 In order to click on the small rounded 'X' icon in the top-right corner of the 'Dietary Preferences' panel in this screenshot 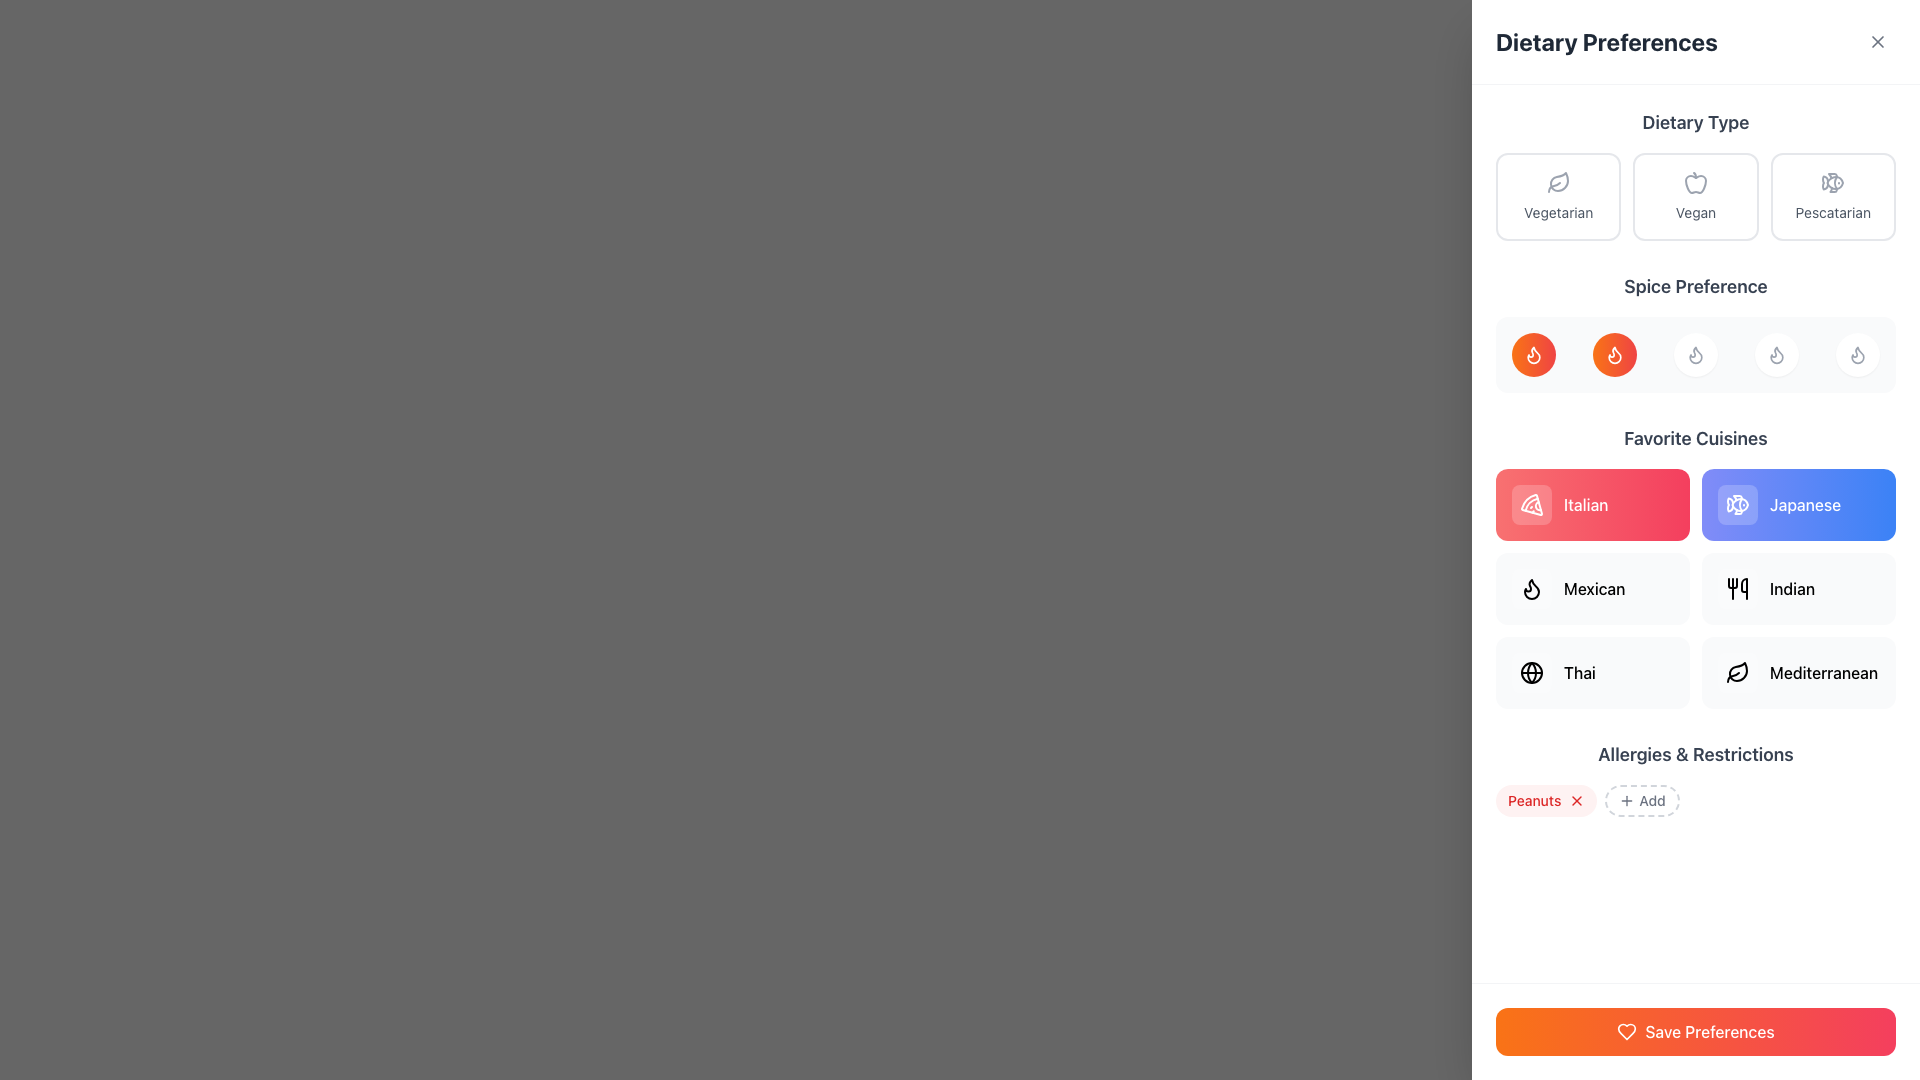, I will do `click(1876, 42)`.